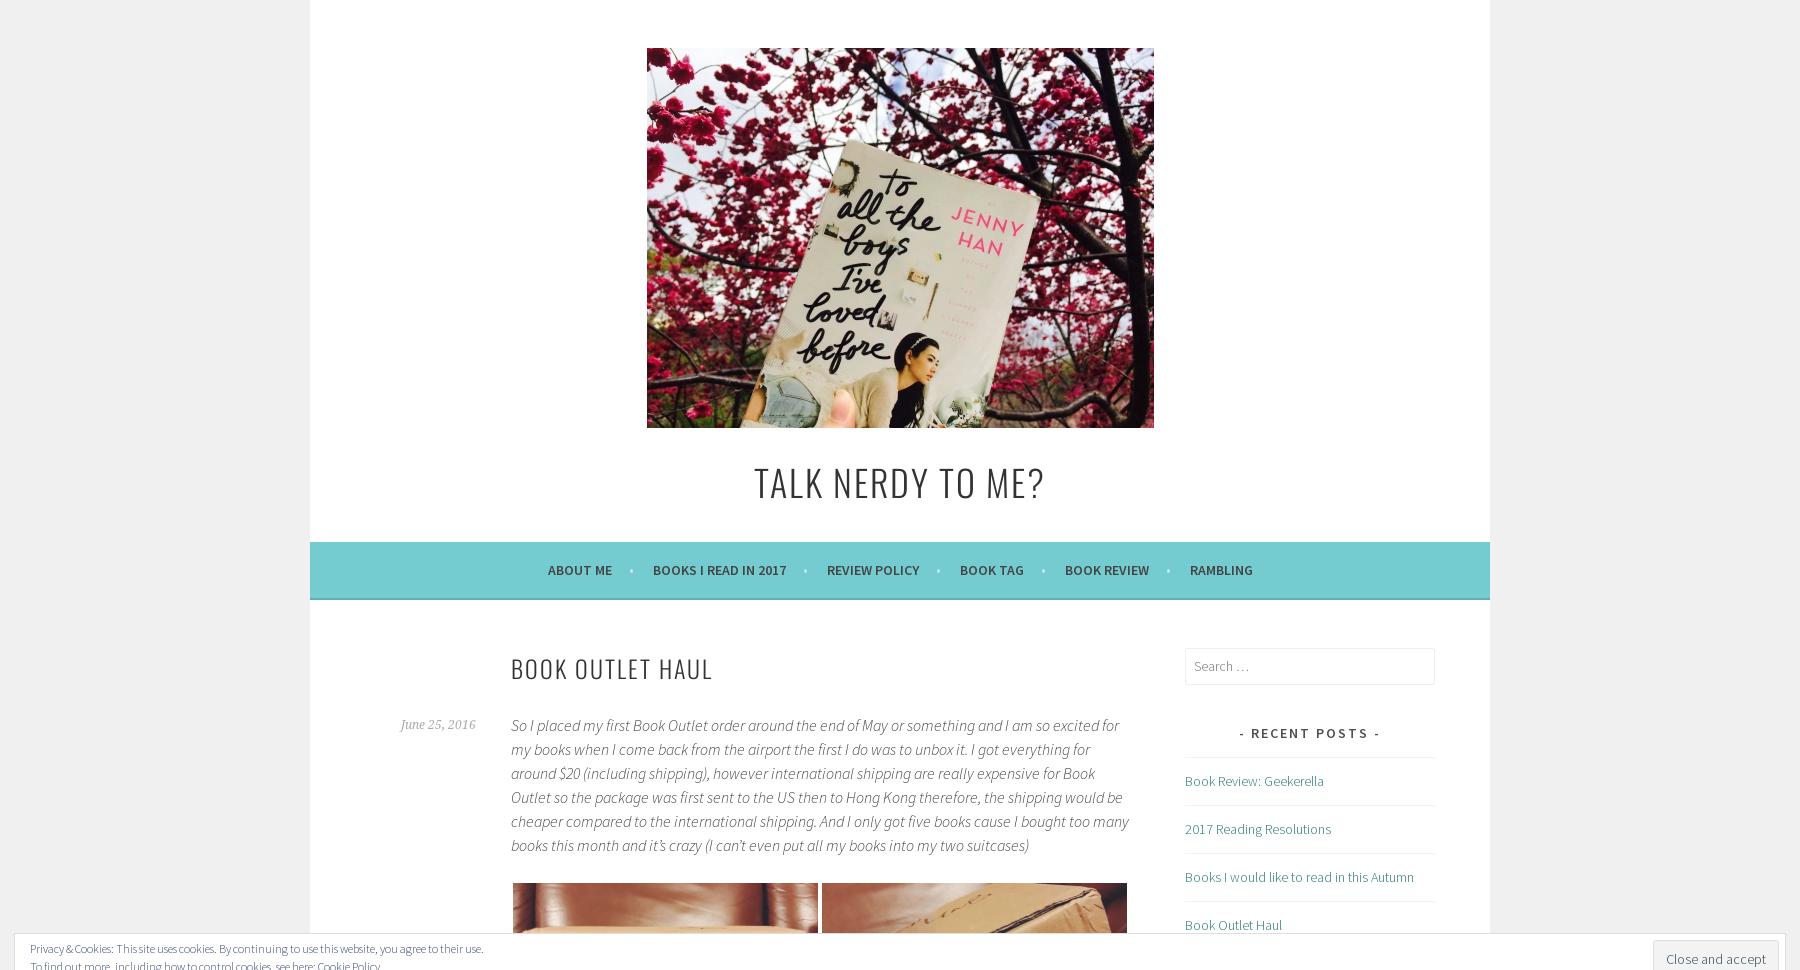 This screenshot has width=1800, height=970. What do you see at coordinates (958, 568) in the screenshot?
I see `'Book Tag'` at bounding box center [958, 568].